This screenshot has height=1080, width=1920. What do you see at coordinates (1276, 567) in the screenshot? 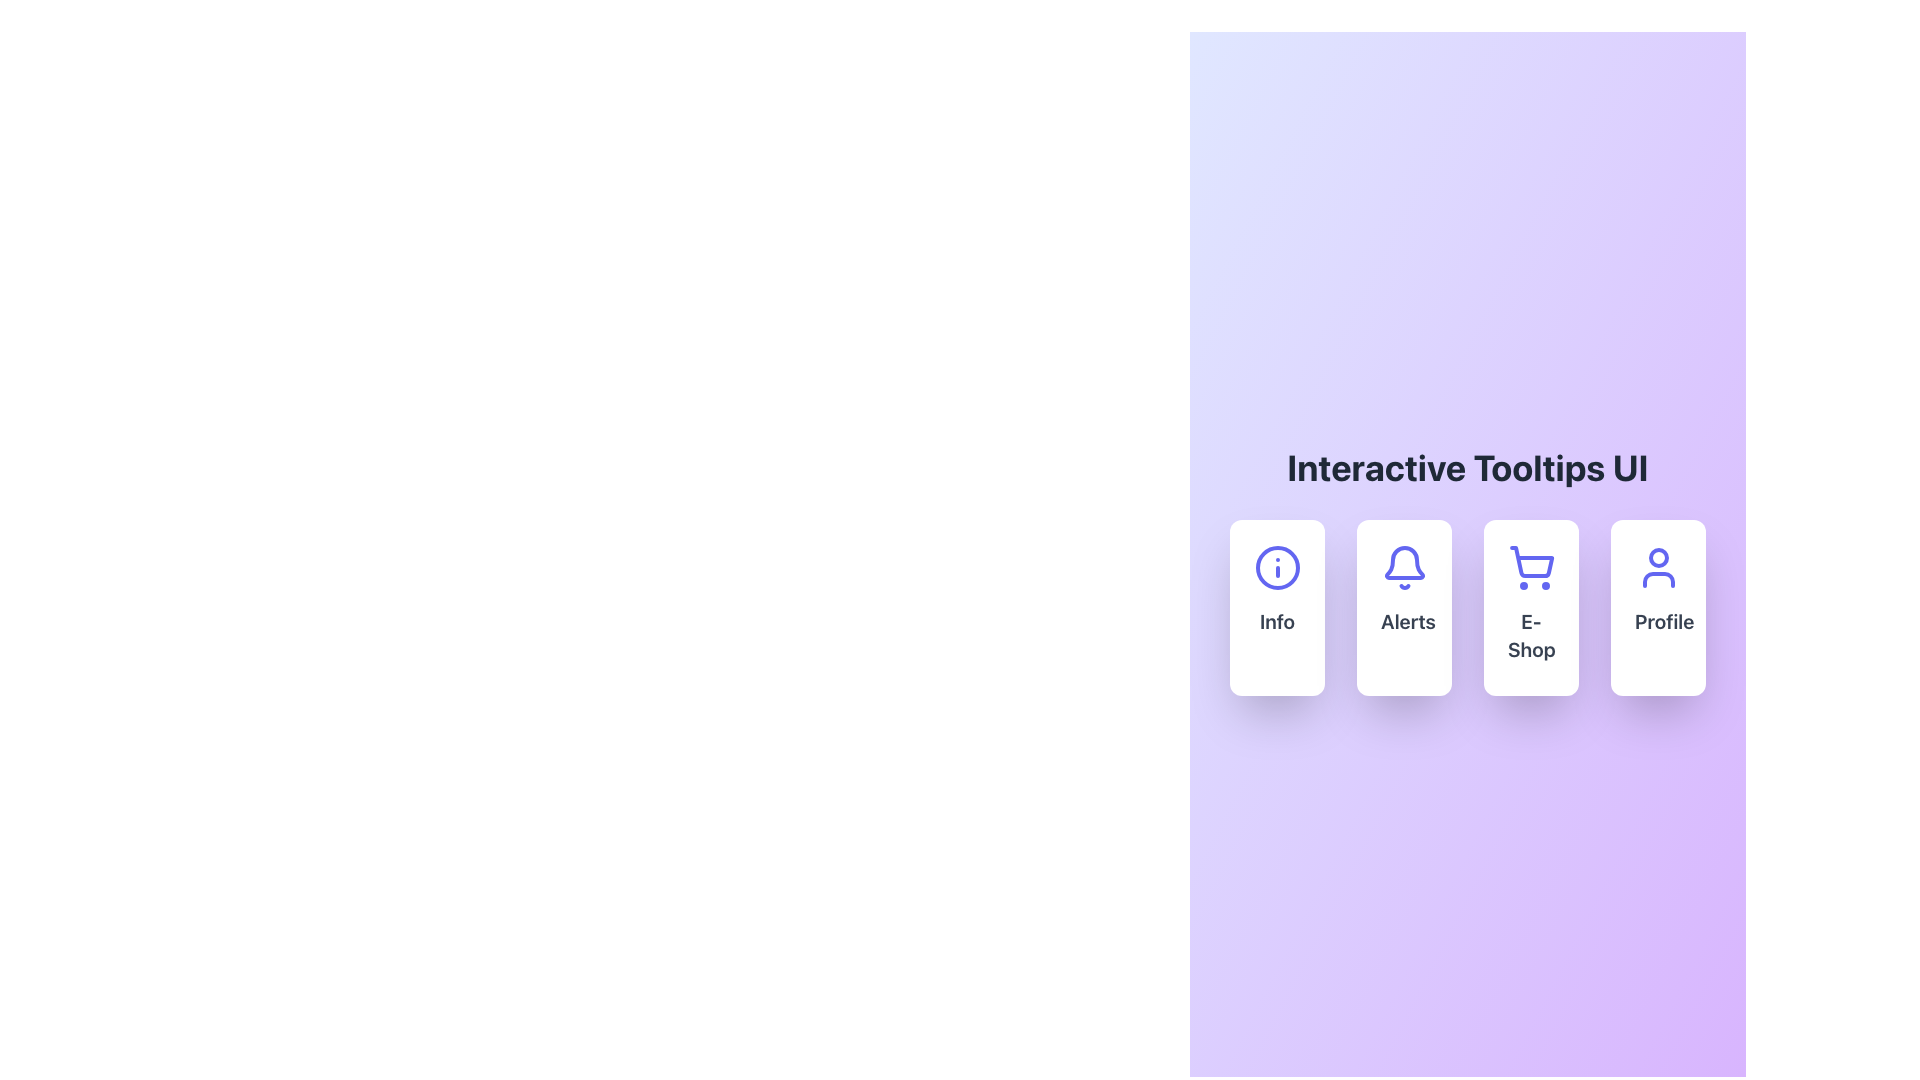
I see `the 'i' icon enclosed within a circular border` at bounding box center [1276, 567].